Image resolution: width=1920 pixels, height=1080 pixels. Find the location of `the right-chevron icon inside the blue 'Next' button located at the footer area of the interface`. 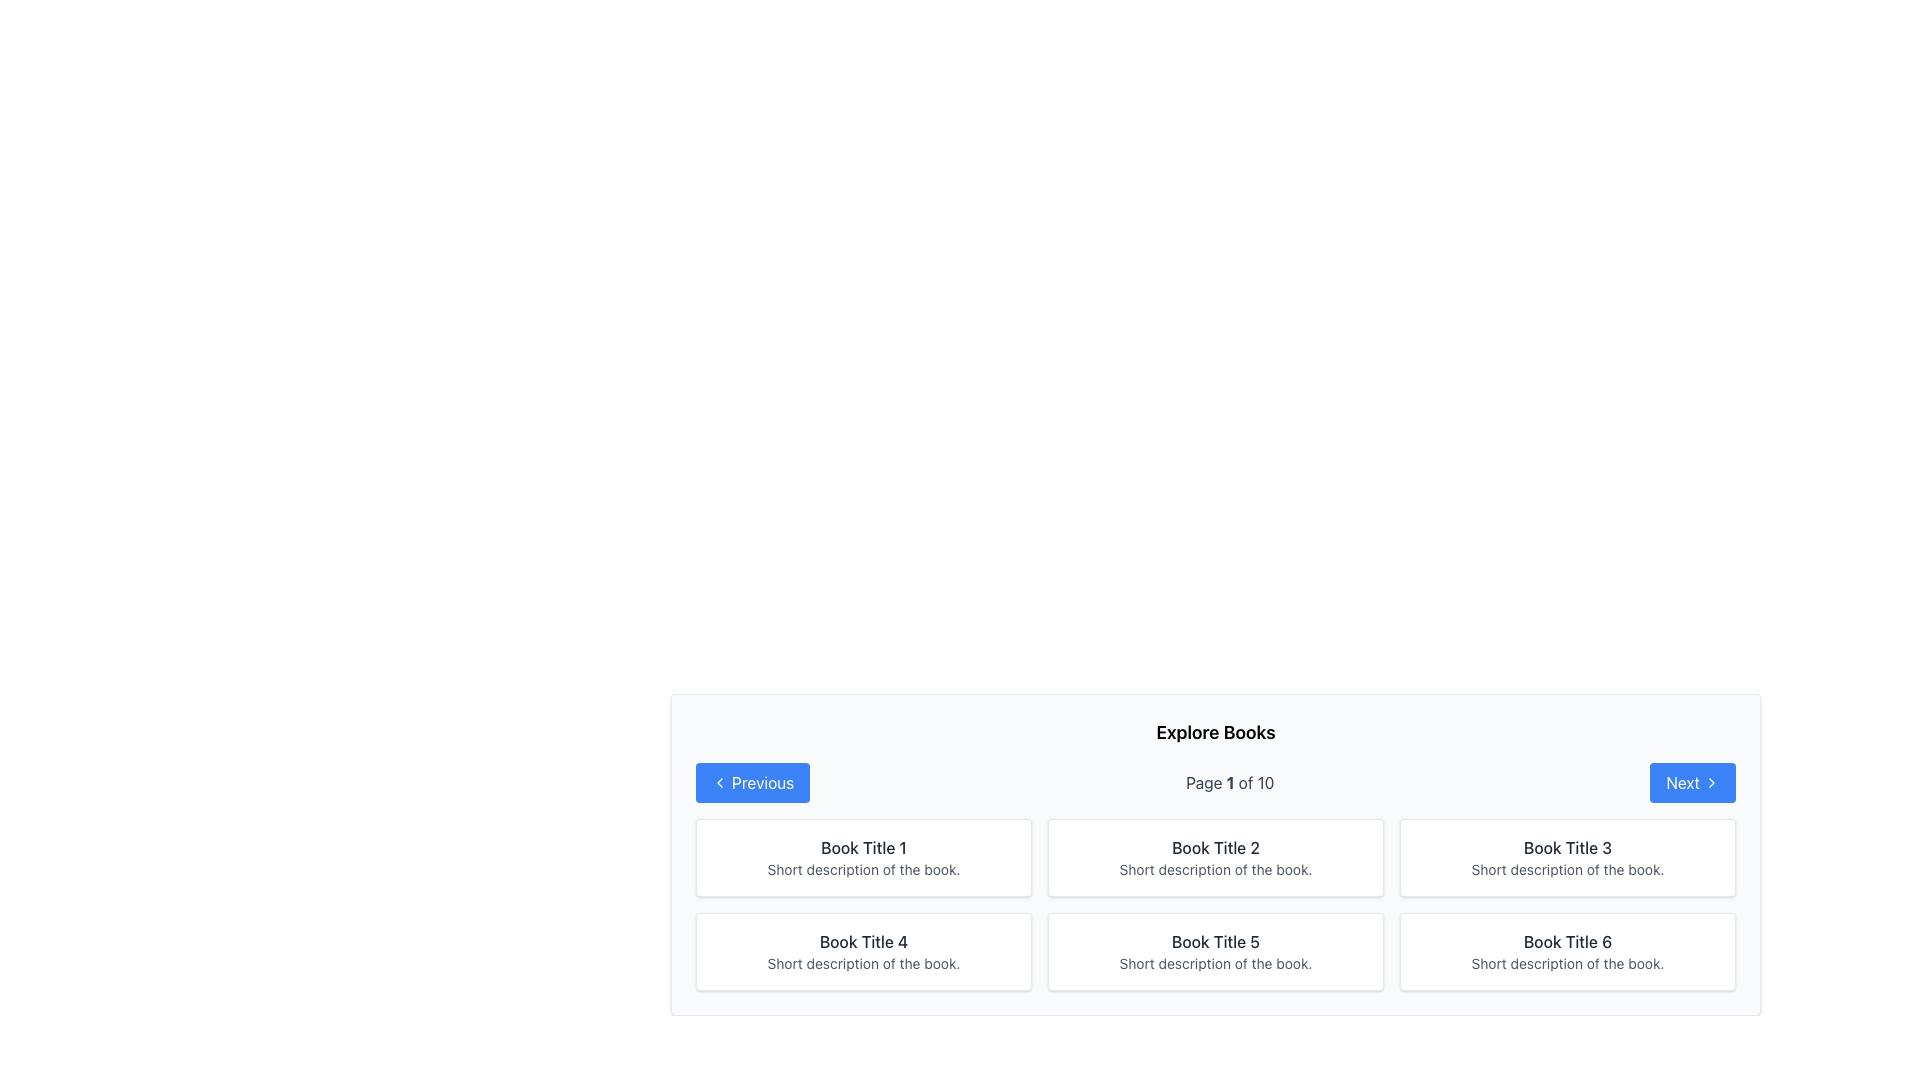

the right-chevron icon inside the blue 'Next' button located at the footer area of the interface is located at coordinates (1711, 782).